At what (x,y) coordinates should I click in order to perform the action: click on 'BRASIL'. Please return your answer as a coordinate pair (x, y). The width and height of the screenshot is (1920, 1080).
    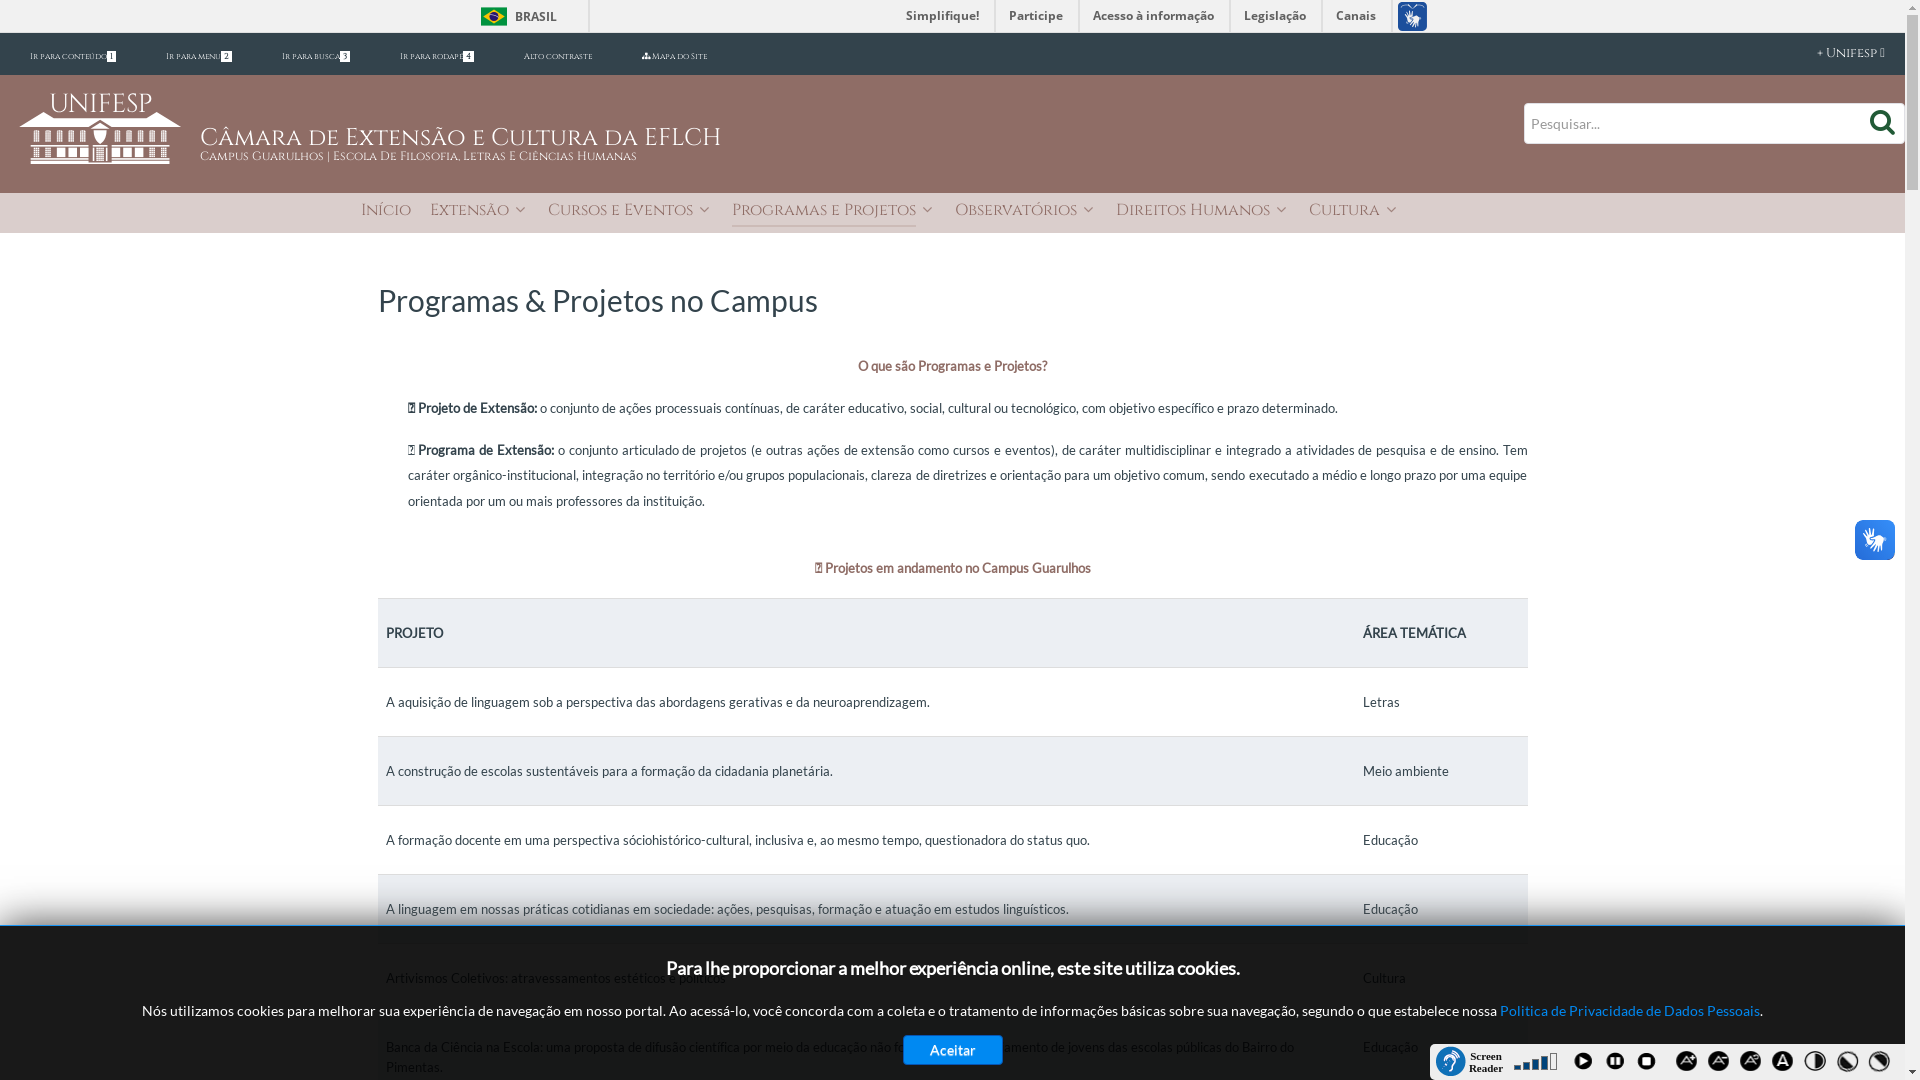
    Looking at the image, I should click on (514, 16).